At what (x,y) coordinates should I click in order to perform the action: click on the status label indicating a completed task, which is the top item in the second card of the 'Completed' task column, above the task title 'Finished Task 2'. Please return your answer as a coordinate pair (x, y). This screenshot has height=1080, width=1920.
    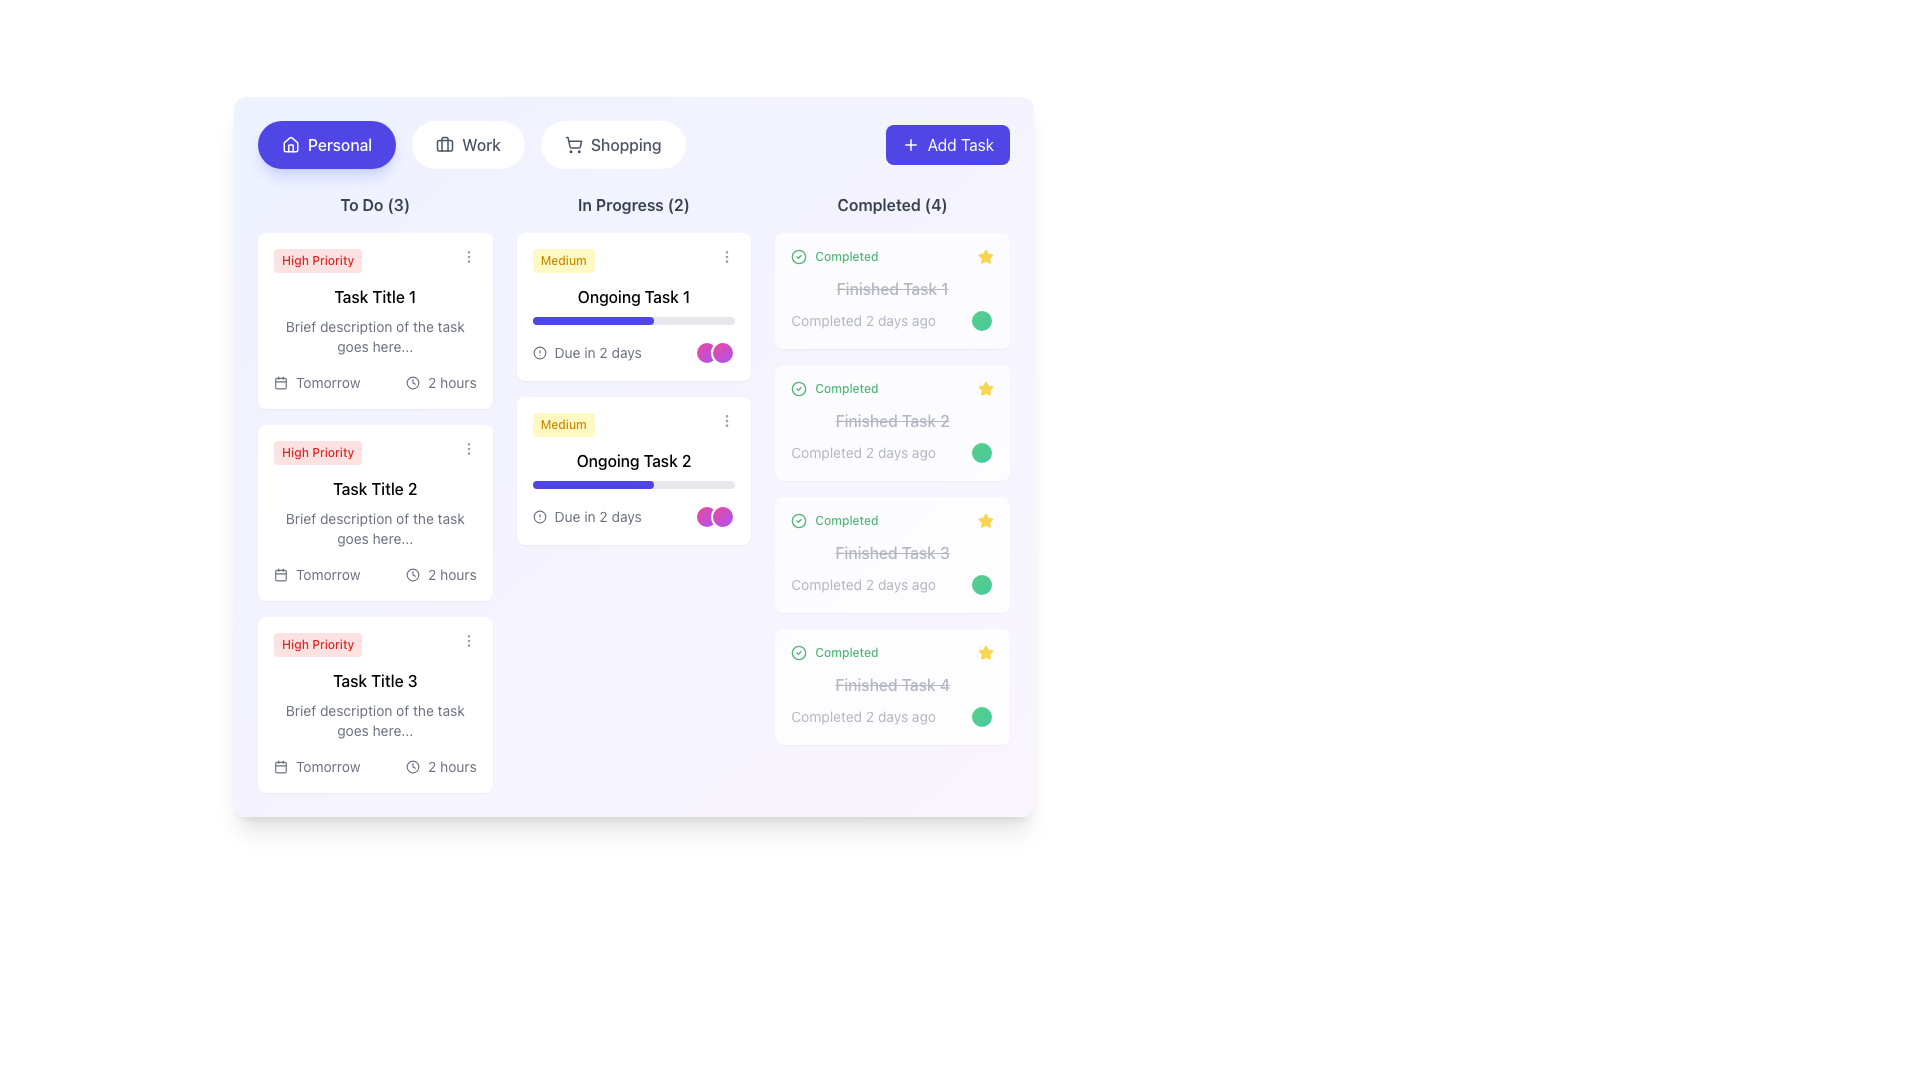
    Looking at the image, I should click on (835, 389).